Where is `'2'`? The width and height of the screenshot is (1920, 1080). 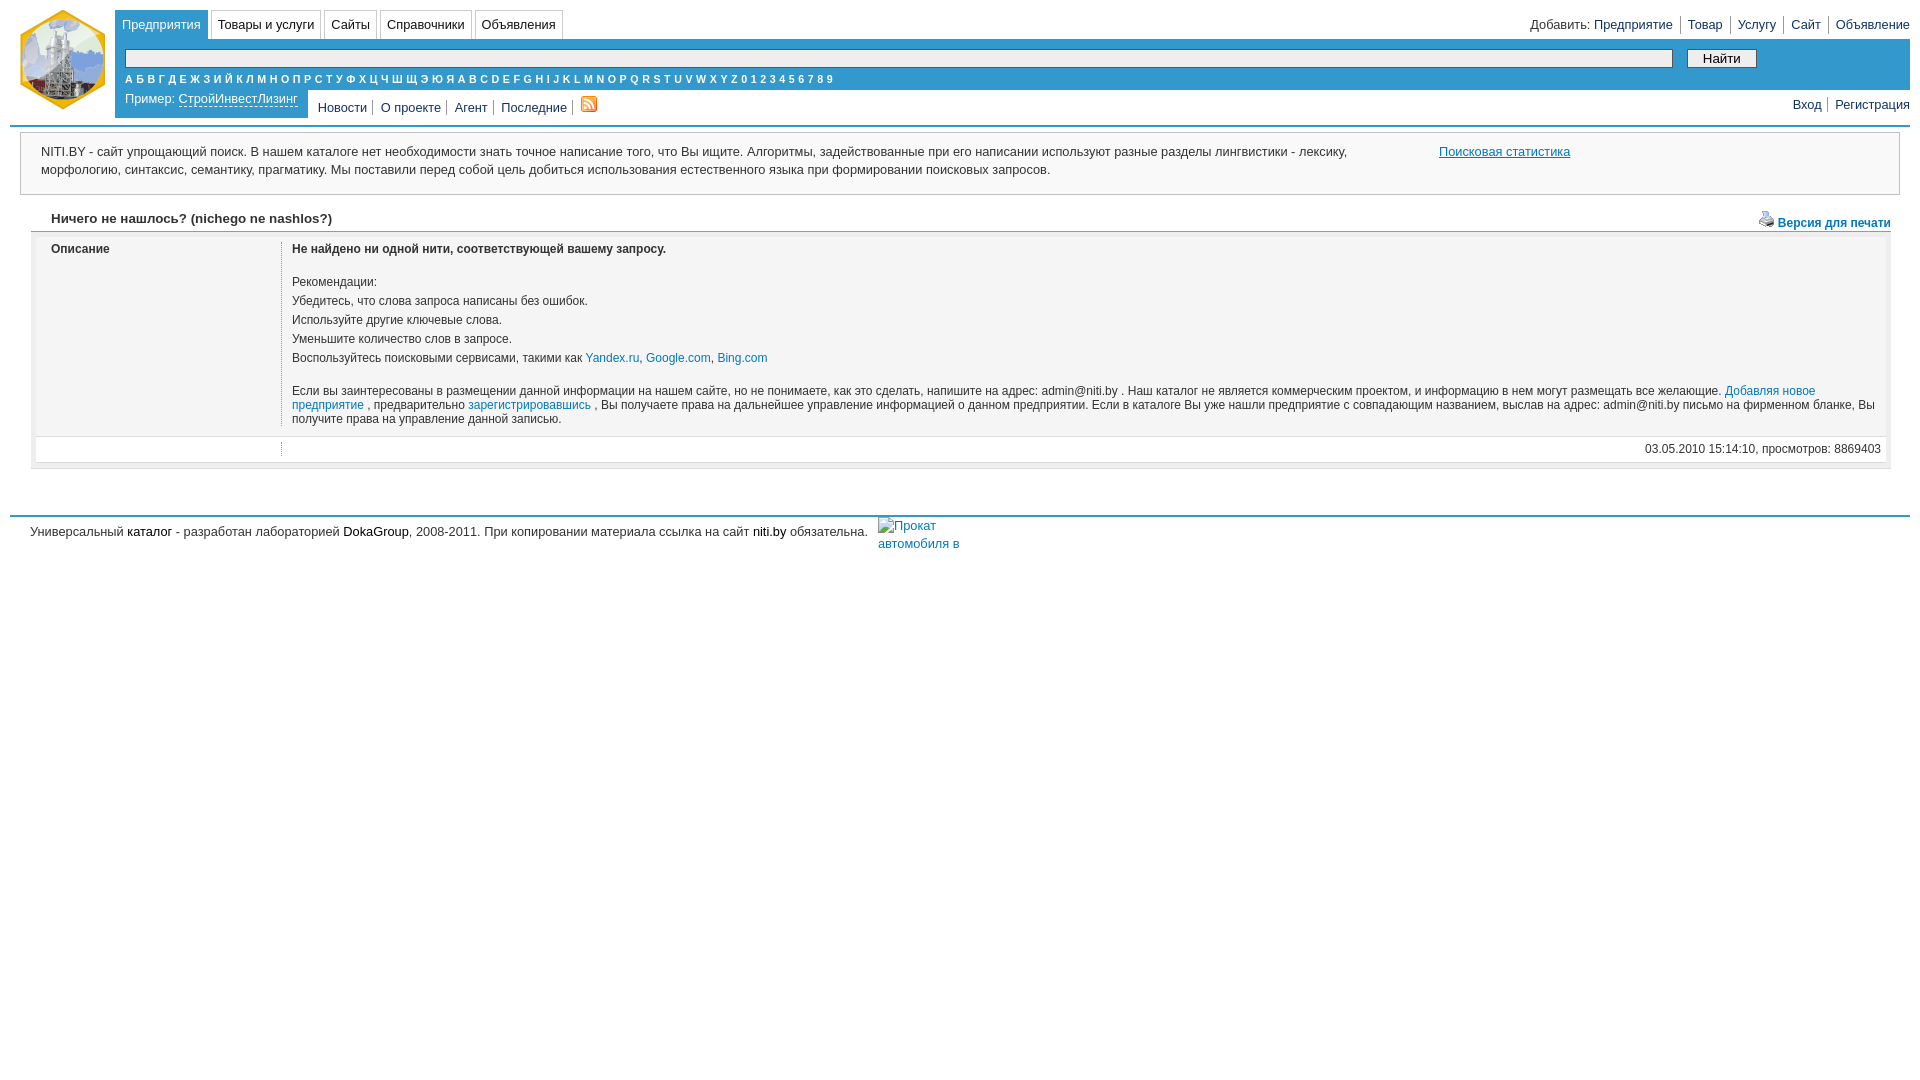 '2' is located at coordinates (762, 77).